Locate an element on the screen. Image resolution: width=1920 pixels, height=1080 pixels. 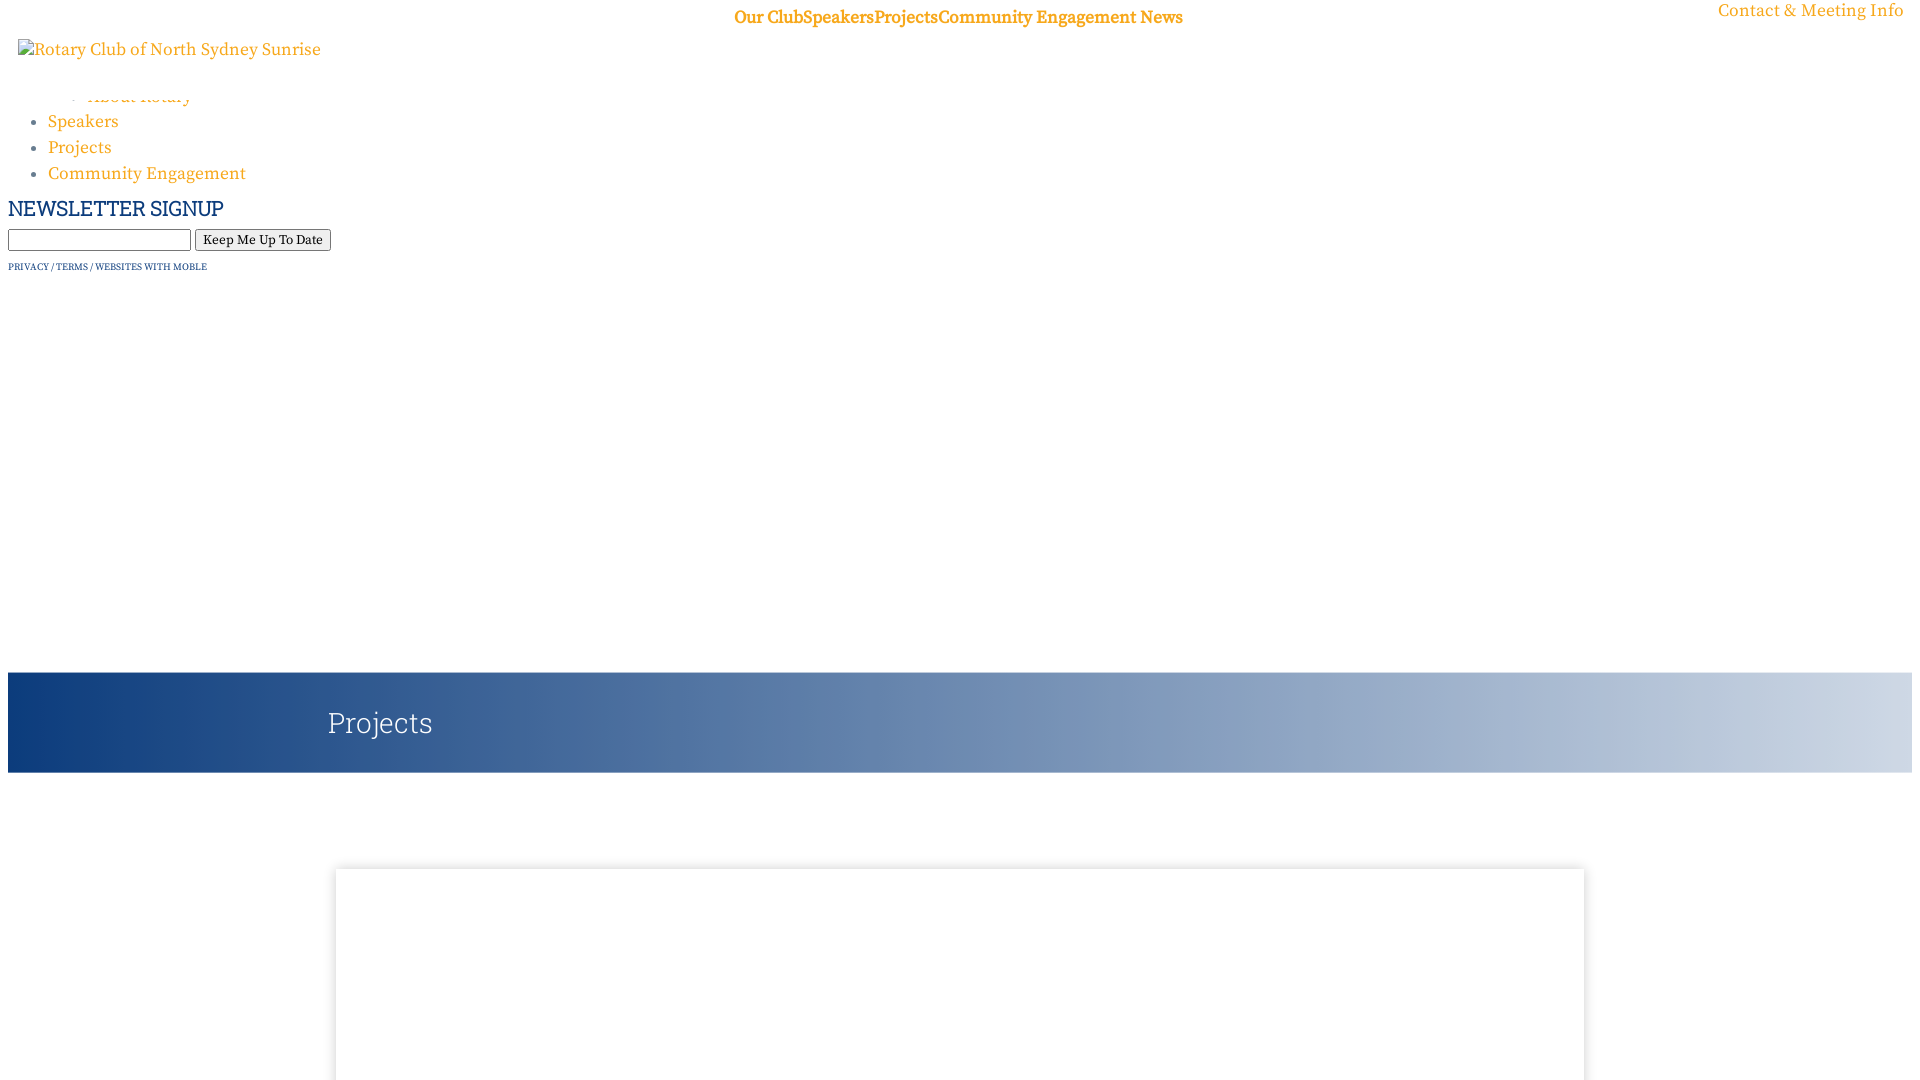
'Home' is located at coordinates (72, 19).